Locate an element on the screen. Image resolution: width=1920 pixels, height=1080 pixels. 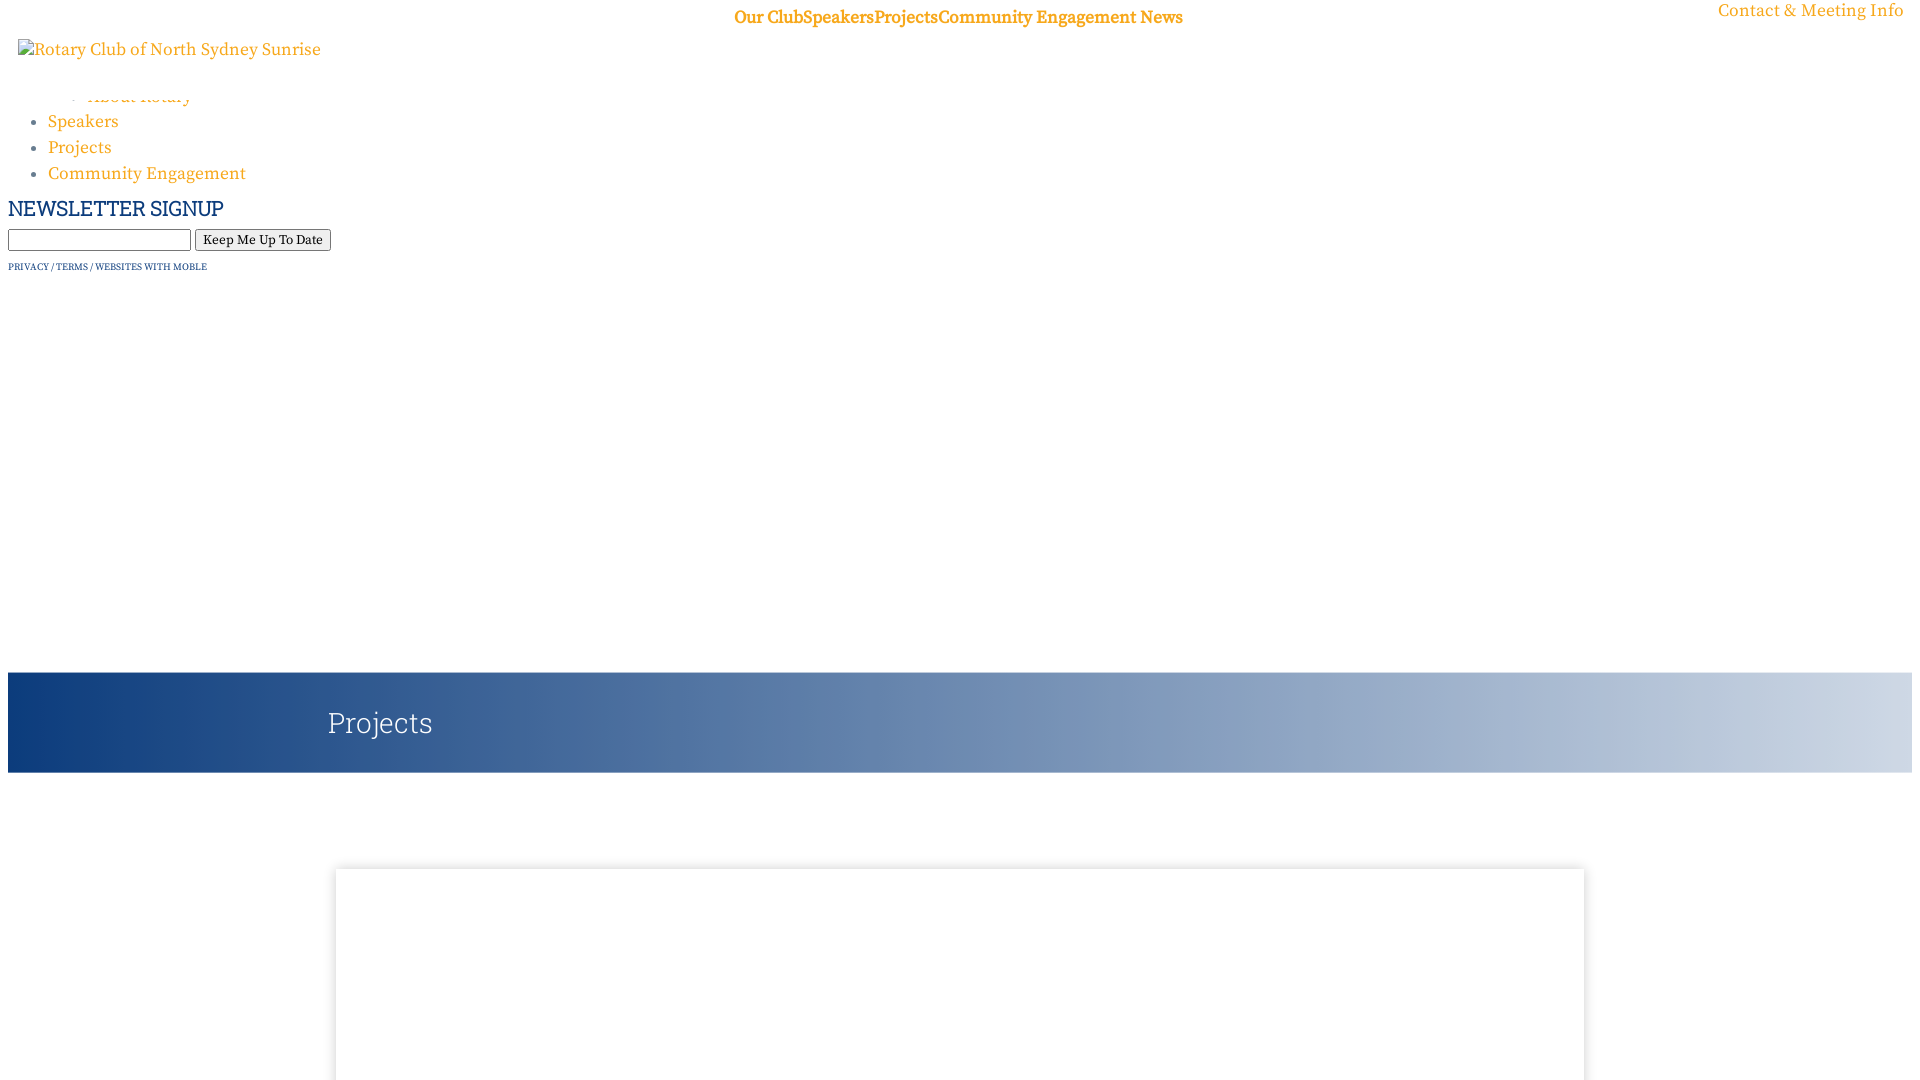
'Home' is located at coordinates (72, 19).